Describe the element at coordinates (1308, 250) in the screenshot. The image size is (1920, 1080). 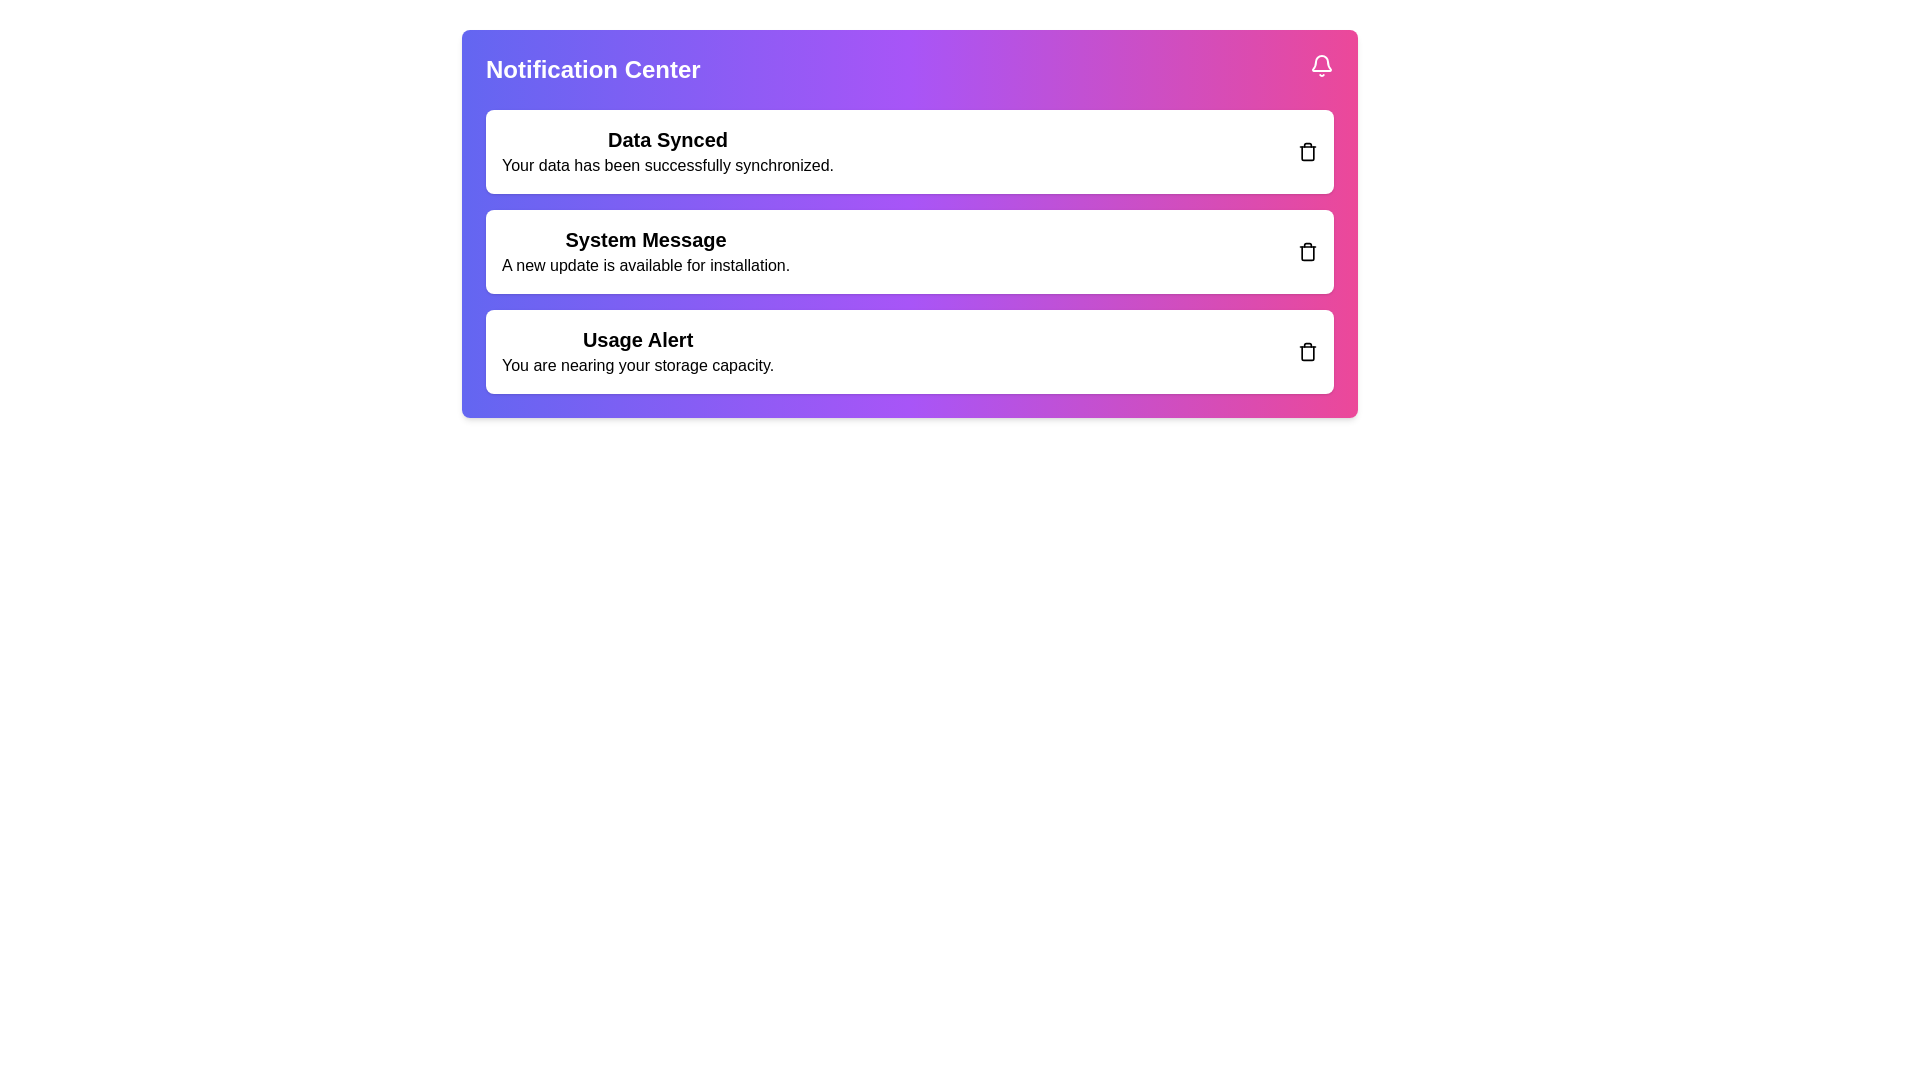
I see `the trash icon button located at the top right corner of the second notification card labeled 'System Message'` at that location.